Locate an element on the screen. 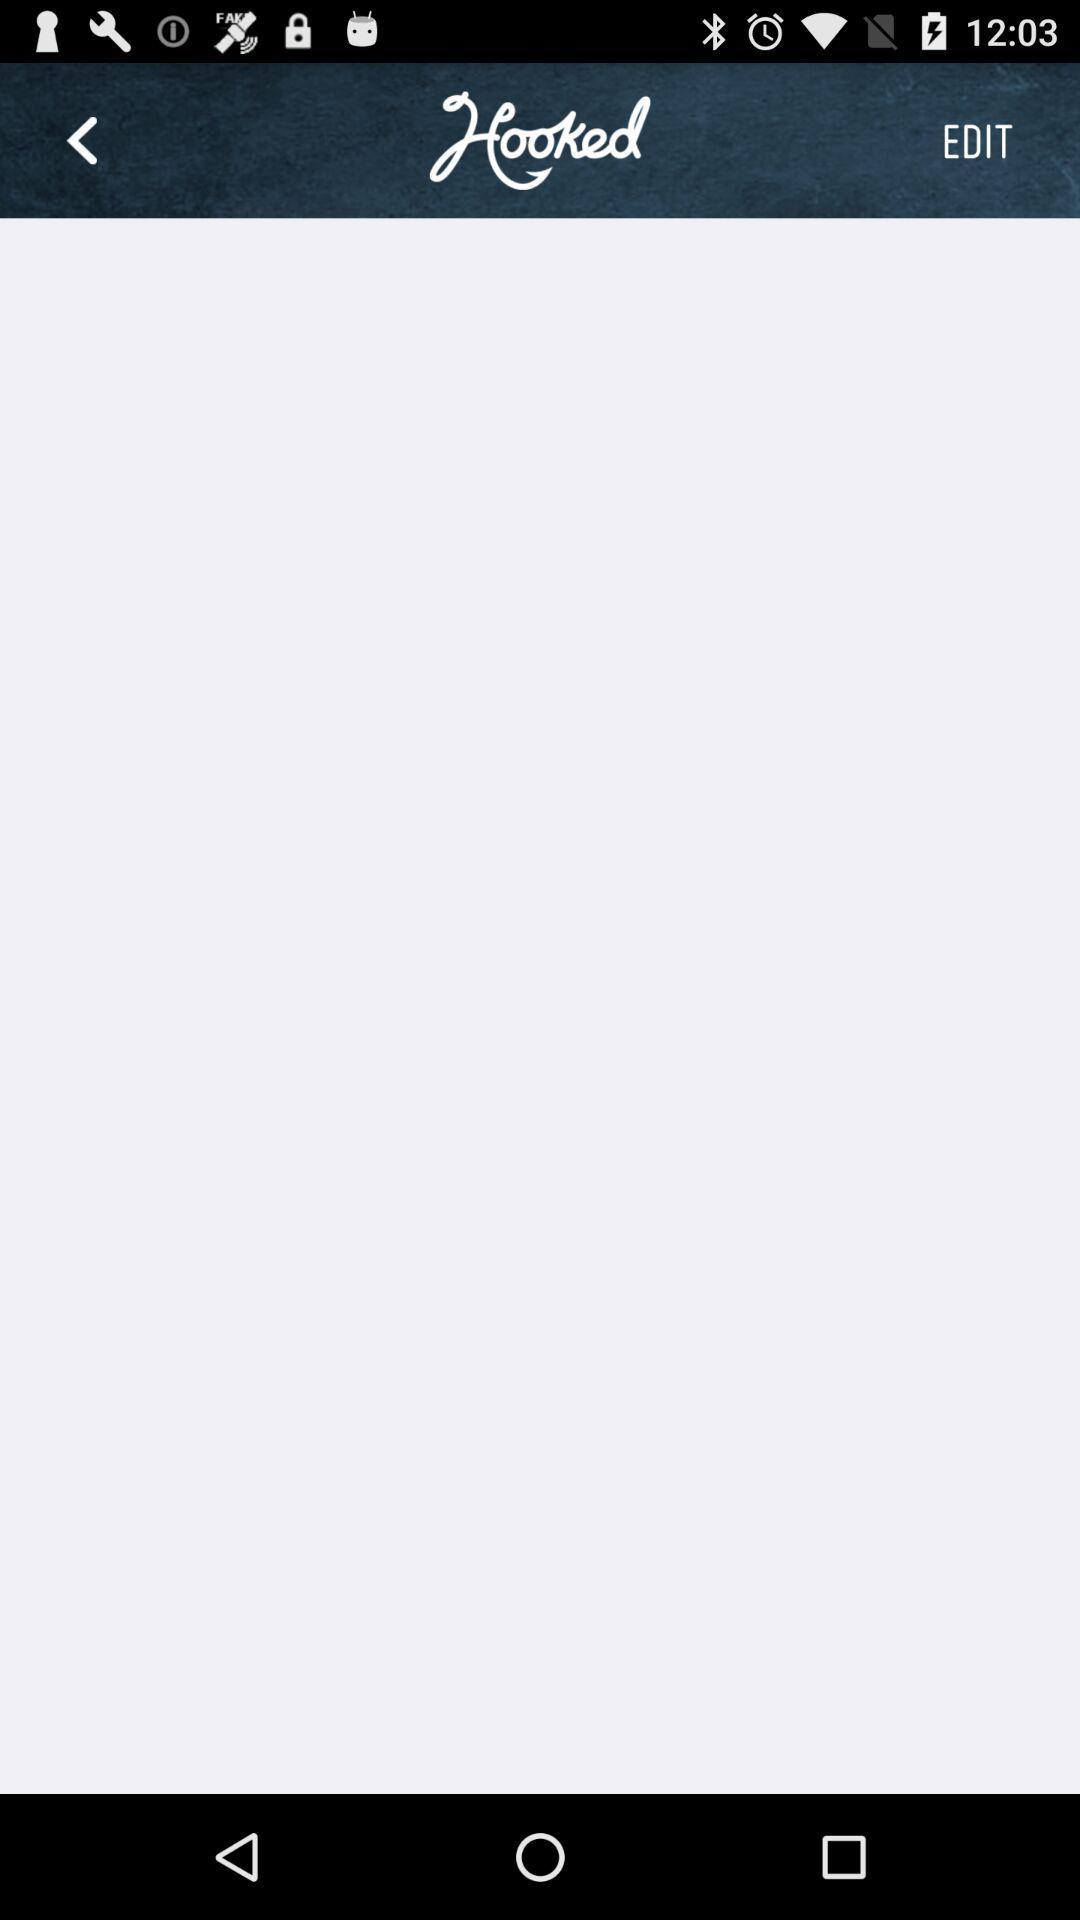 This screenshot has height=1920, width=1080. the arrow_backward icon is located at coordinates (80, 149).